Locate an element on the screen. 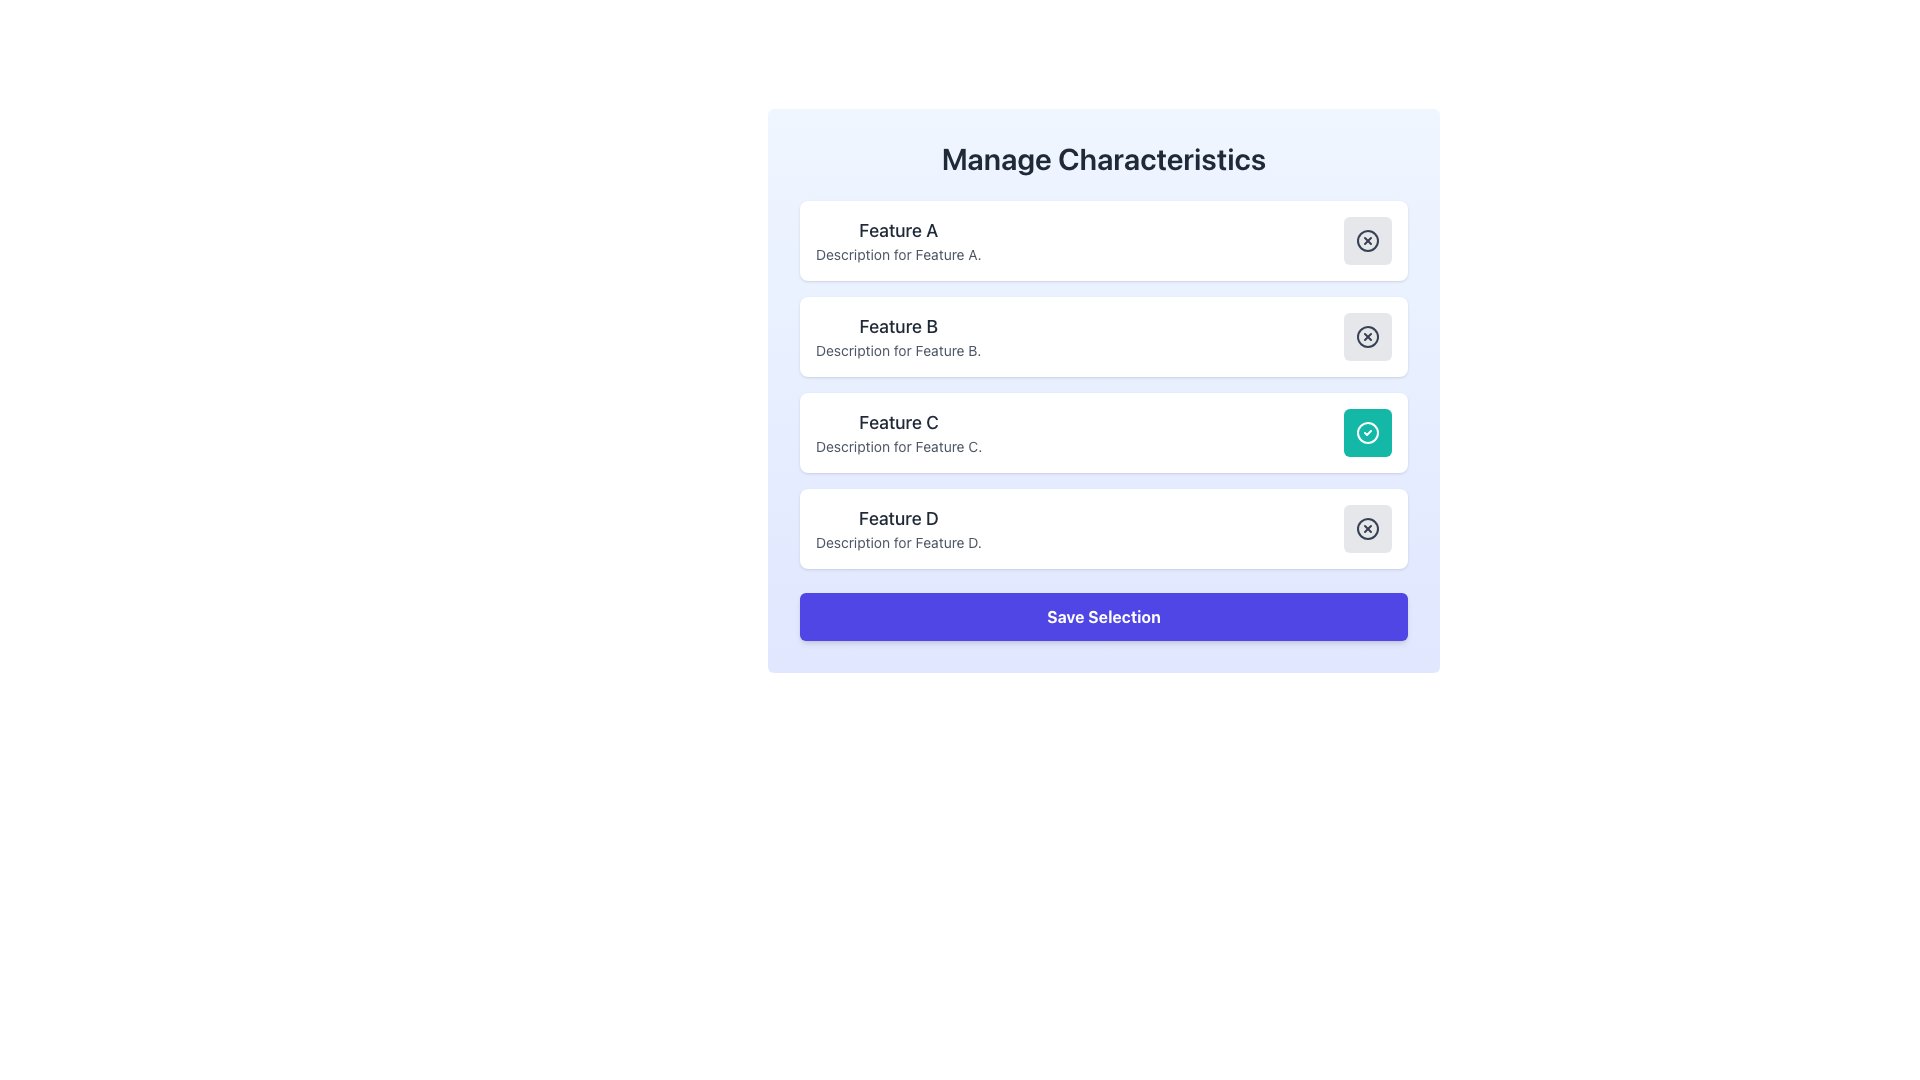 The width and height of the screenshot is (1920, 1080). inner green circular component of the checkbox-like icon representing 'Feature C' in the 'Manage Characteristics' section is located at coordinates (1367, 431).